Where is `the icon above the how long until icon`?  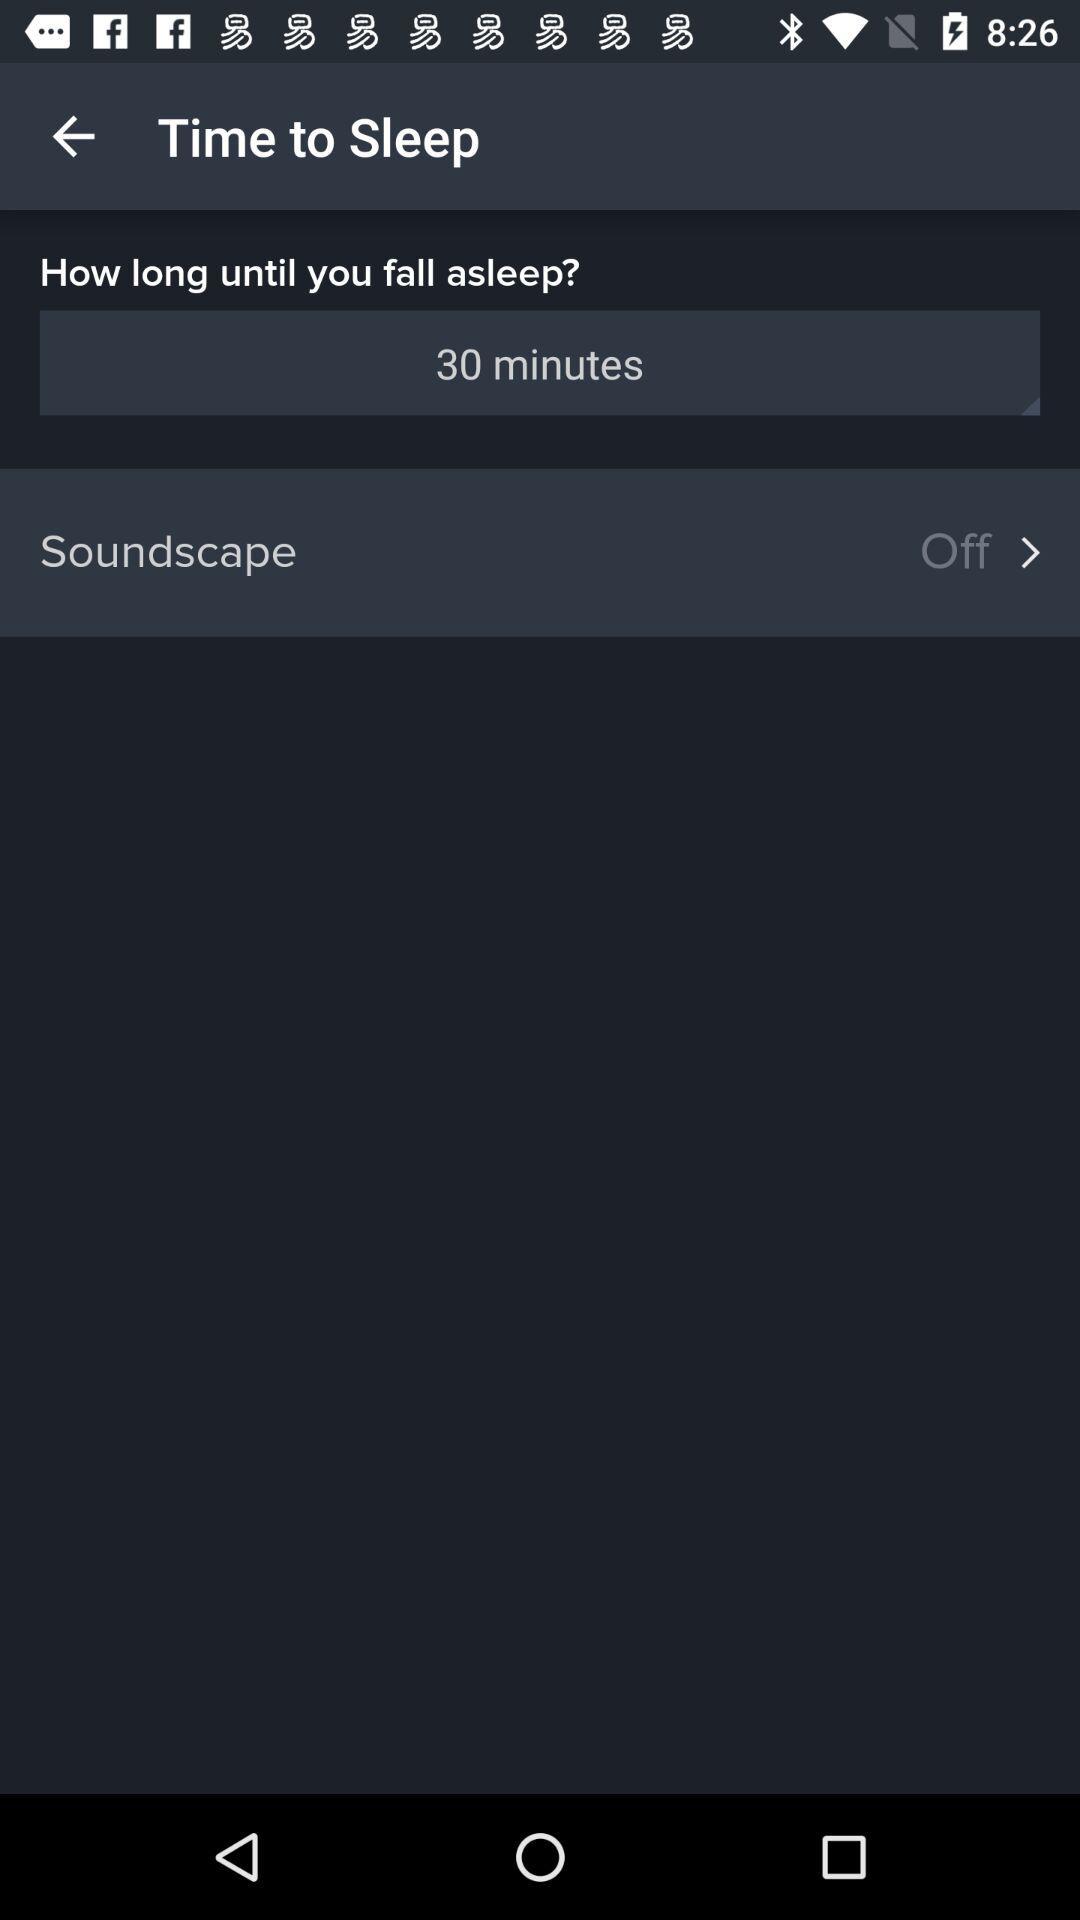 the icon above the how long until icon is located at coordinates (72, 135).